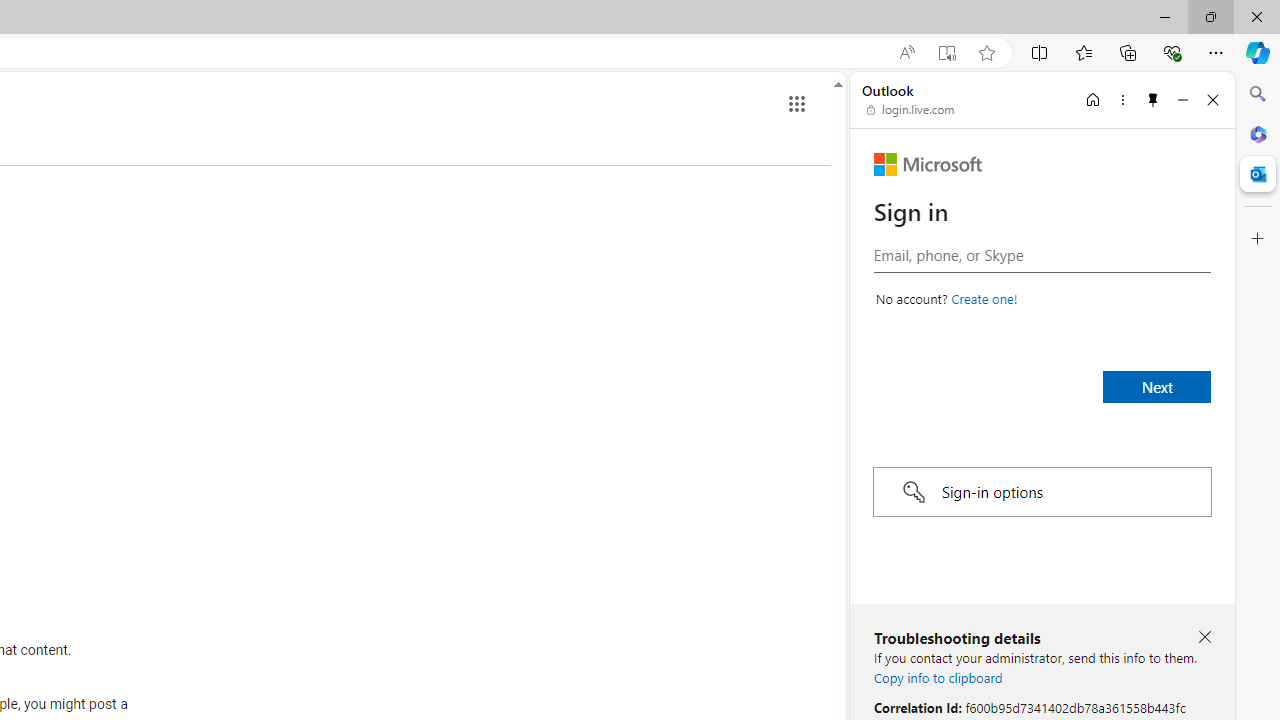 Image resolution: width=1280 pixels, height=720 pixels. I want to click on 'Enter Immersive Reader (F9)', so click(945, 52).